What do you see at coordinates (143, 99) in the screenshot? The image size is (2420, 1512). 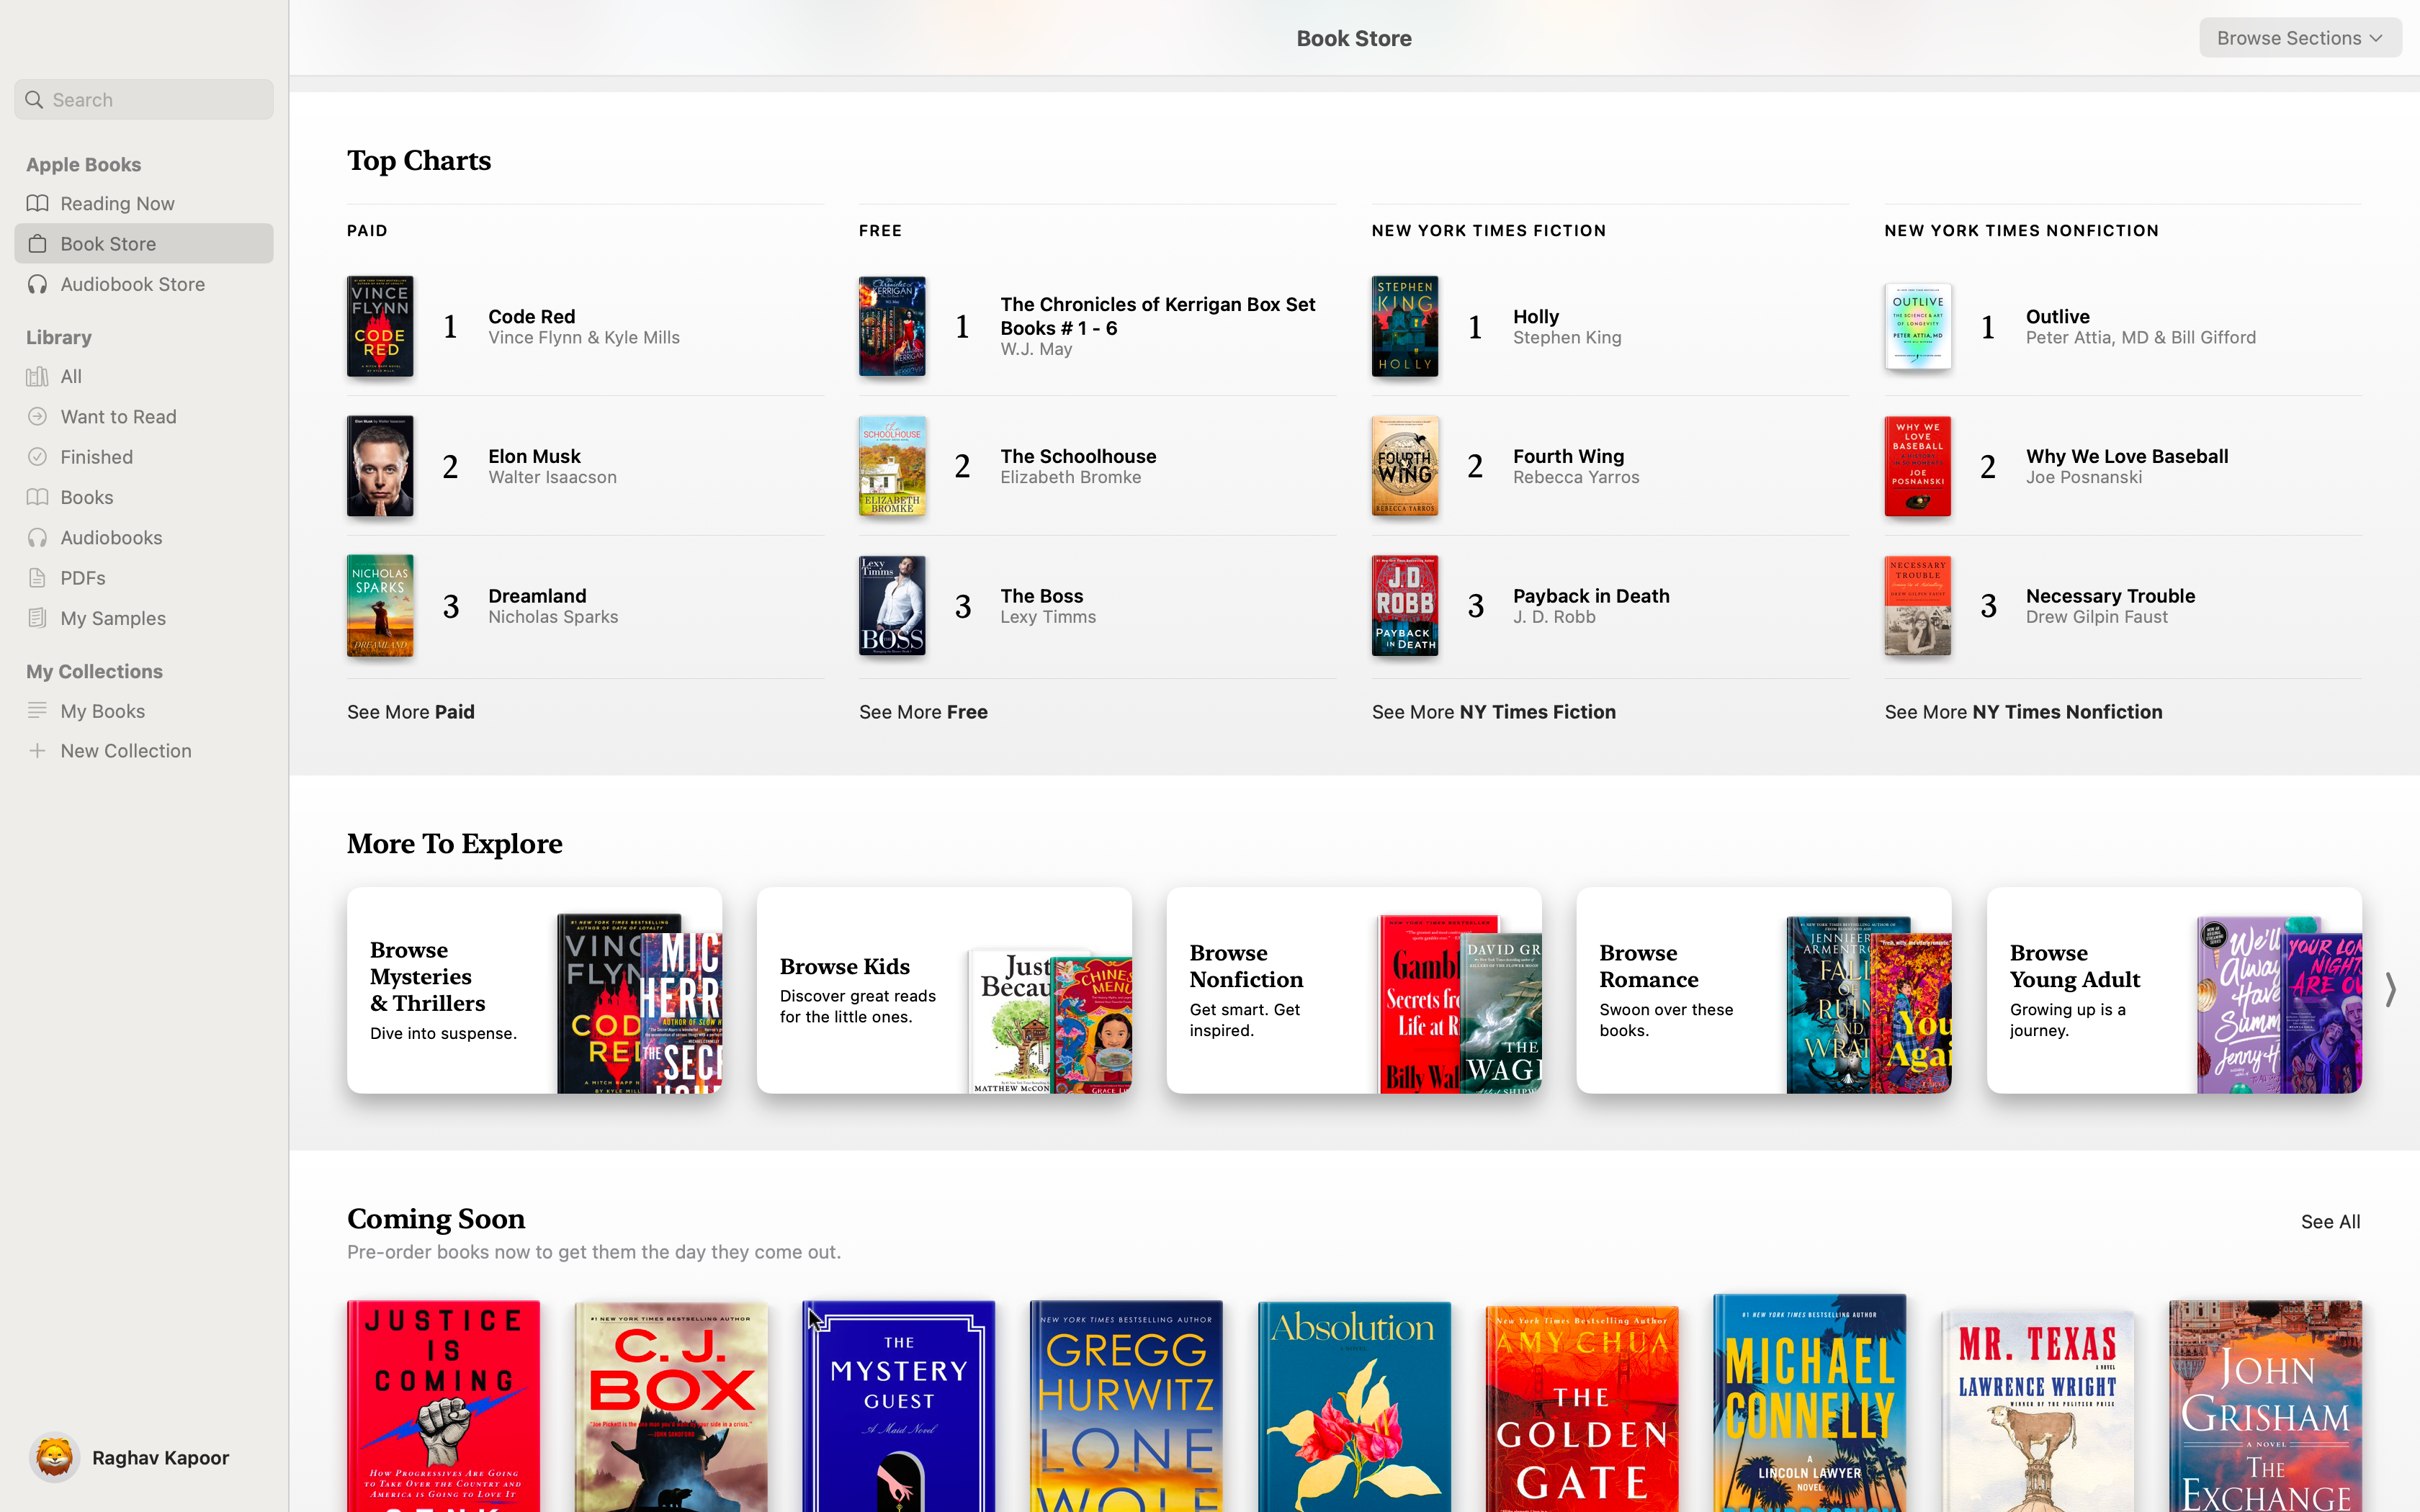 I see `Use the search to find book "The Power of Now` at bounding box center [143, 99].